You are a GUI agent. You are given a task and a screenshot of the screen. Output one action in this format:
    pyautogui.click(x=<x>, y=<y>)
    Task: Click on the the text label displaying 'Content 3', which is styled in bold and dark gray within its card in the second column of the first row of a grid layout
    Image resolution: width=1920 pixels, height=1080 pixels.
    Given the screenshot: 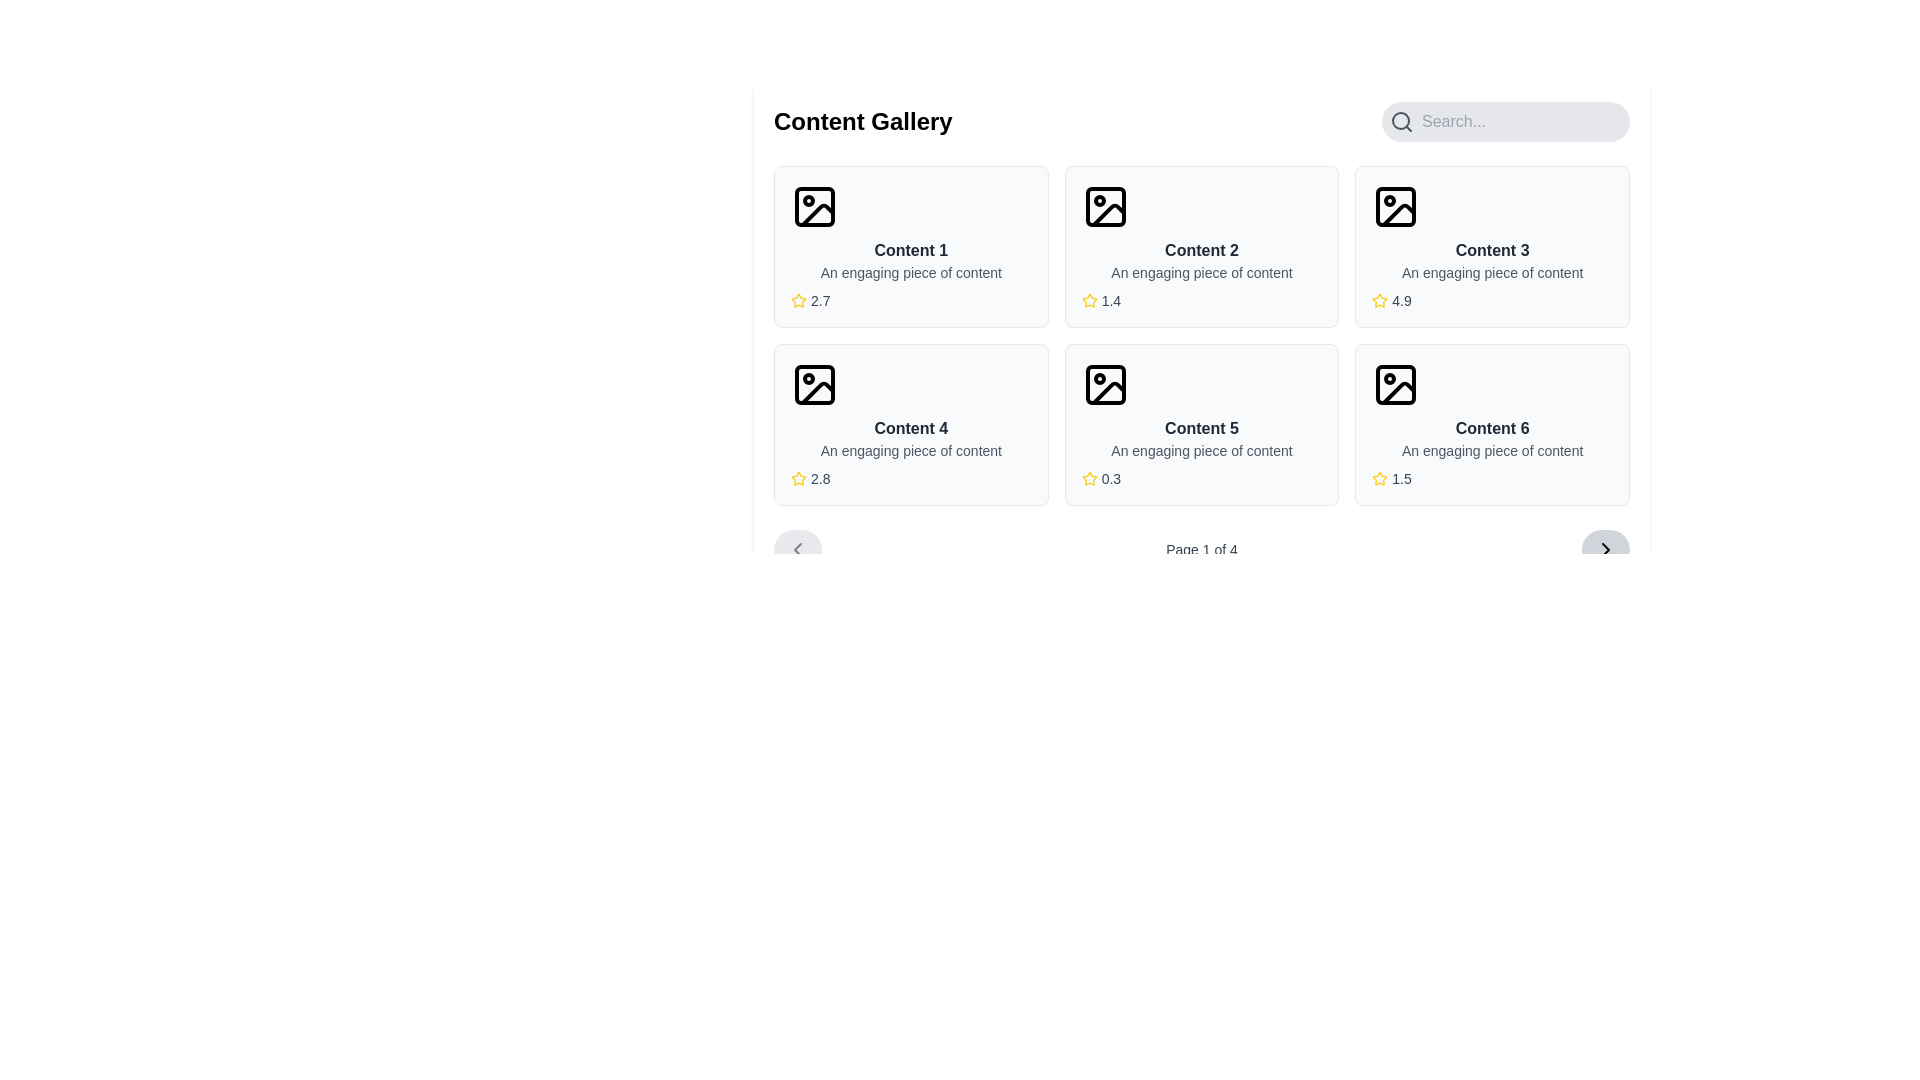 What is the action you would take?
    pyautogui.click(x=1492, y=249)
    